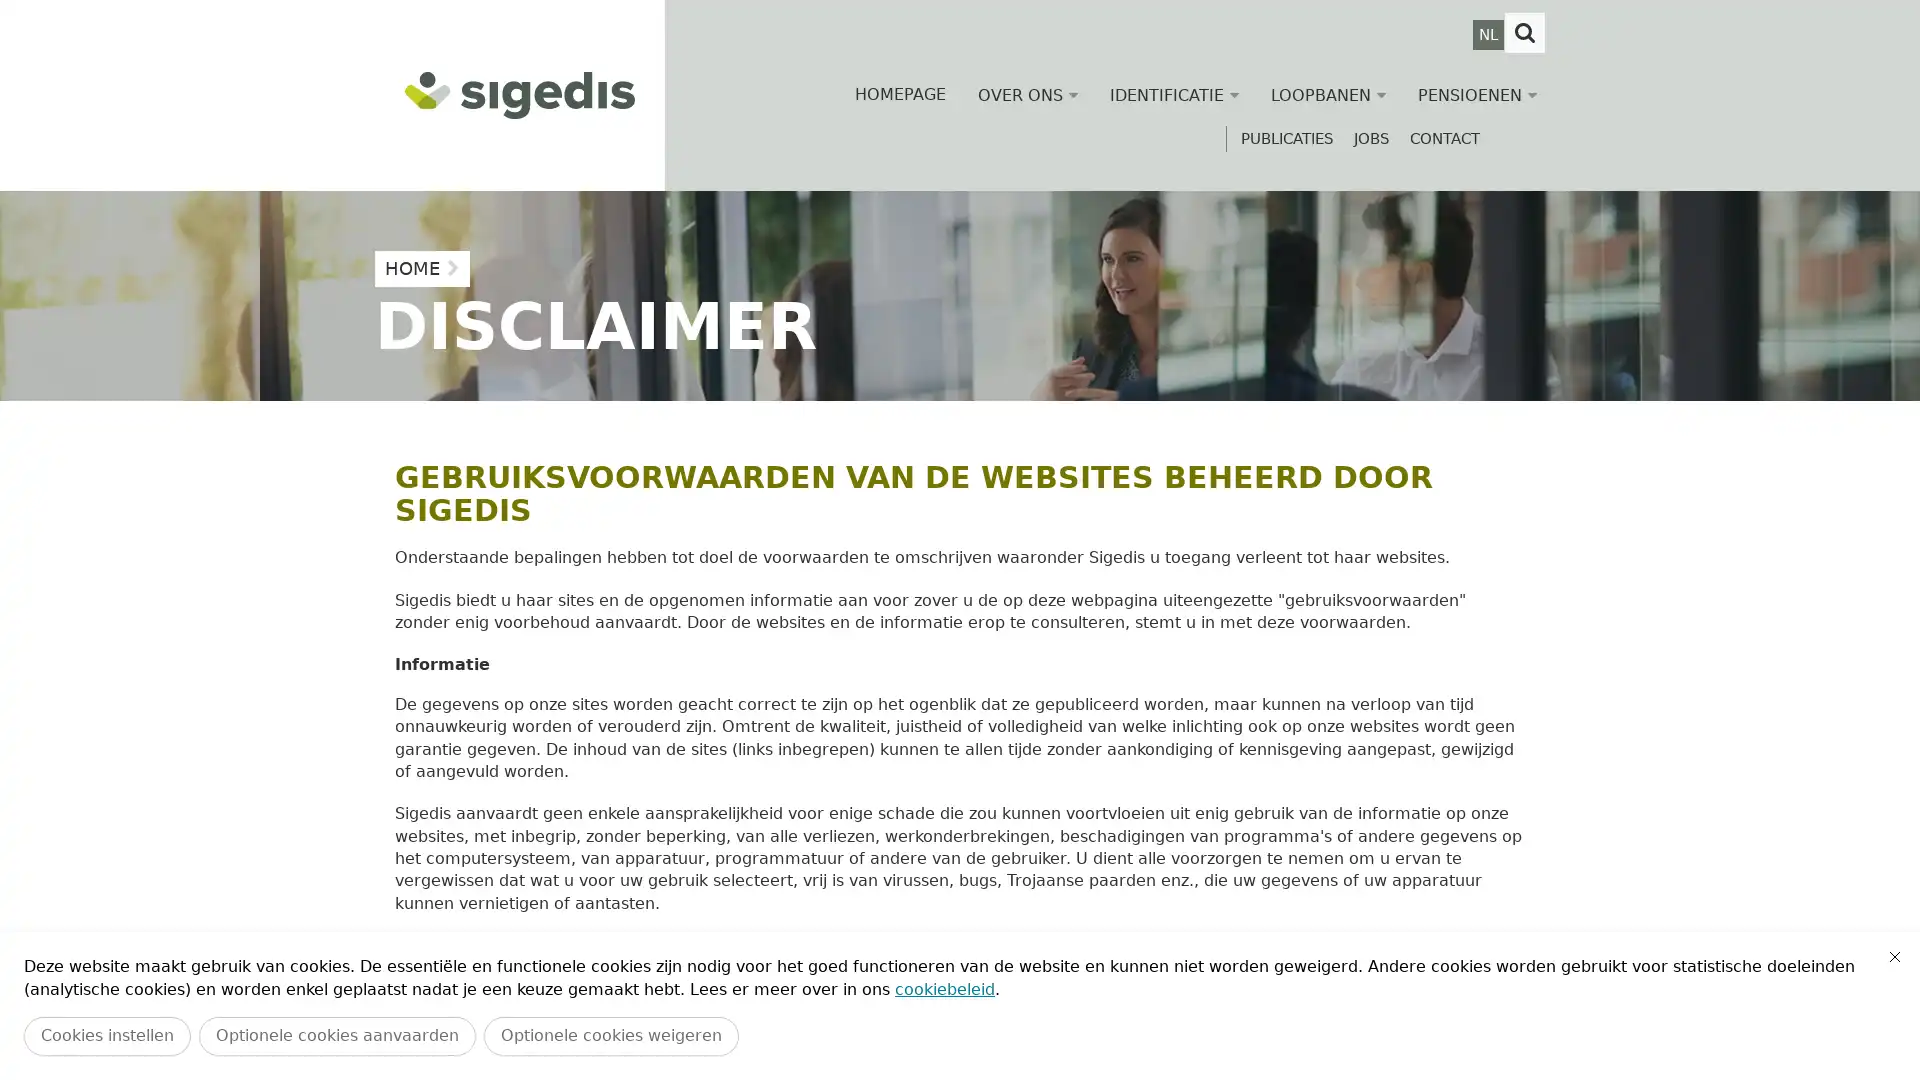 This screenshot has height=1080, width=1920. I want to click on IDENTIFICATIE, so click(1174, 95).